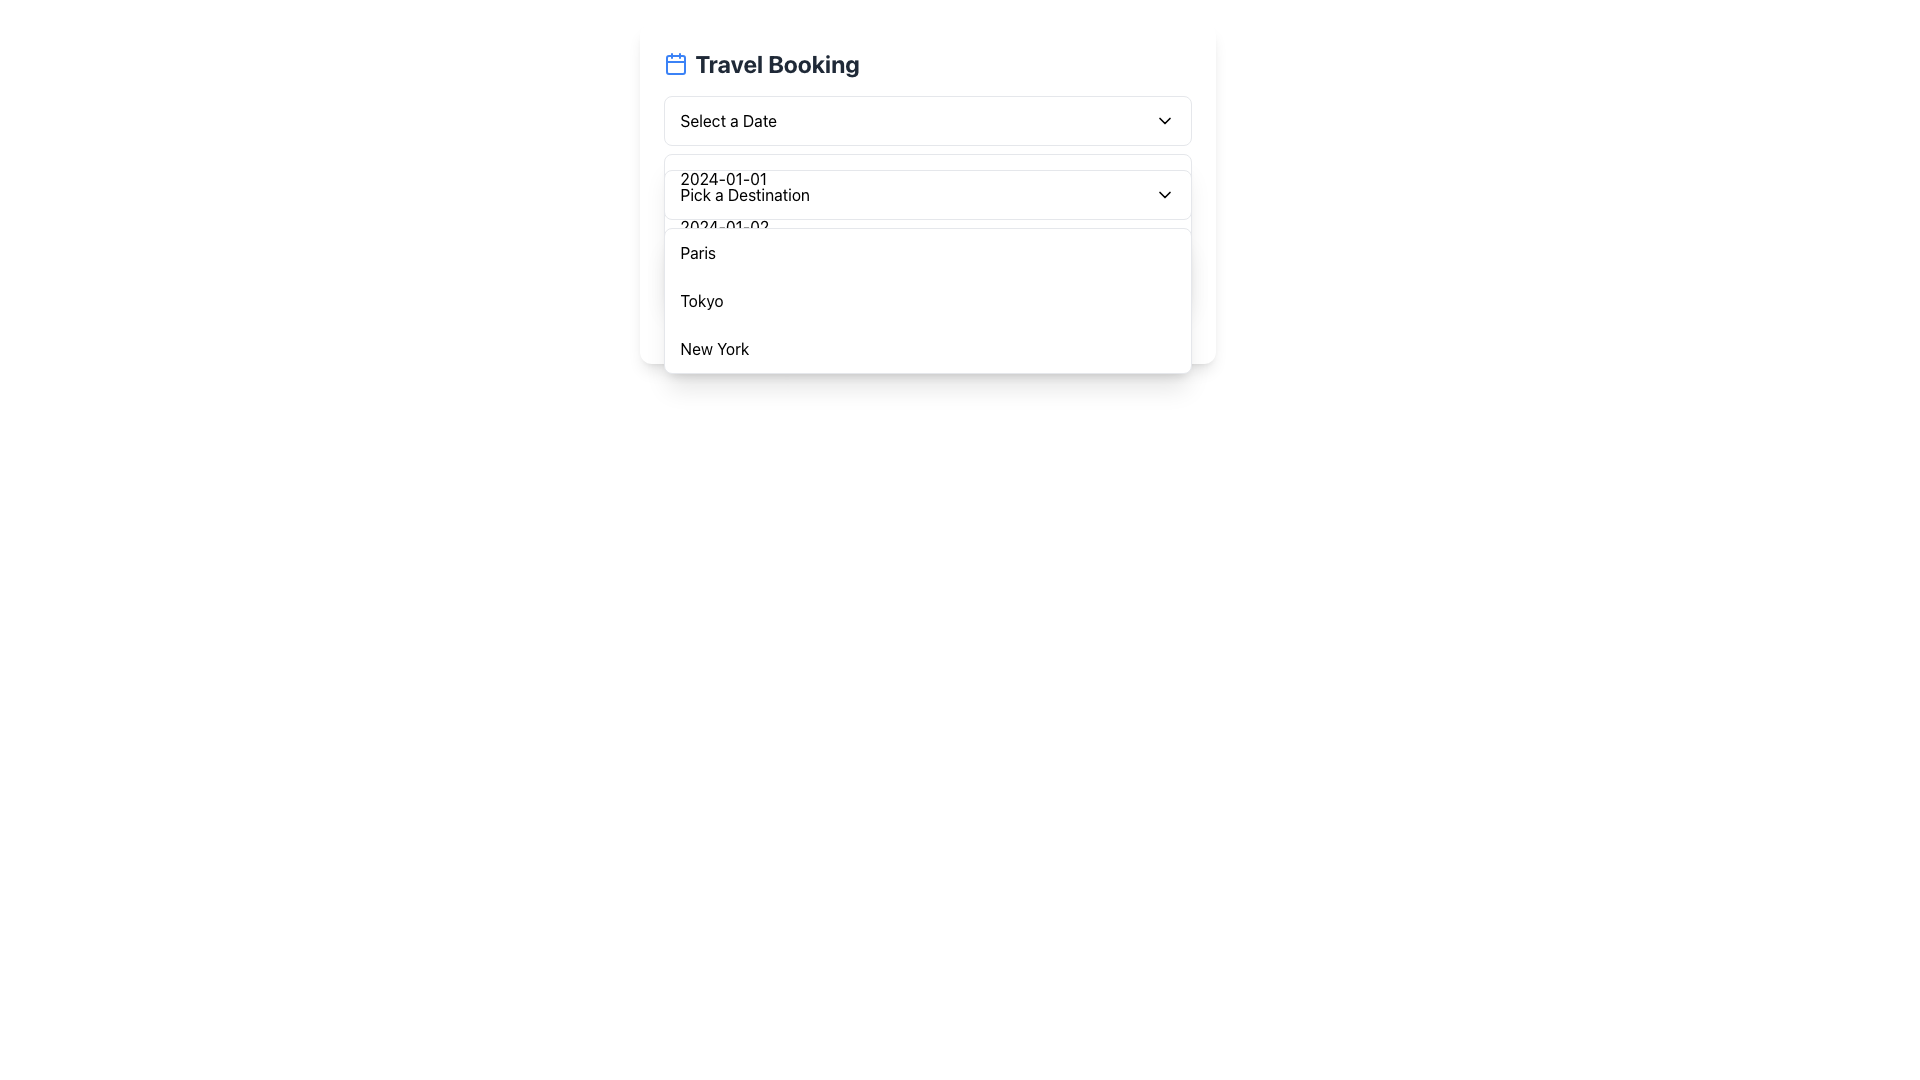 The image size is (1920, 1080). I want to click on the circular checkmark icon indicating selection for the 'Paris' option in the 'Travel Booking' dropdown menu, so click(678, 252).